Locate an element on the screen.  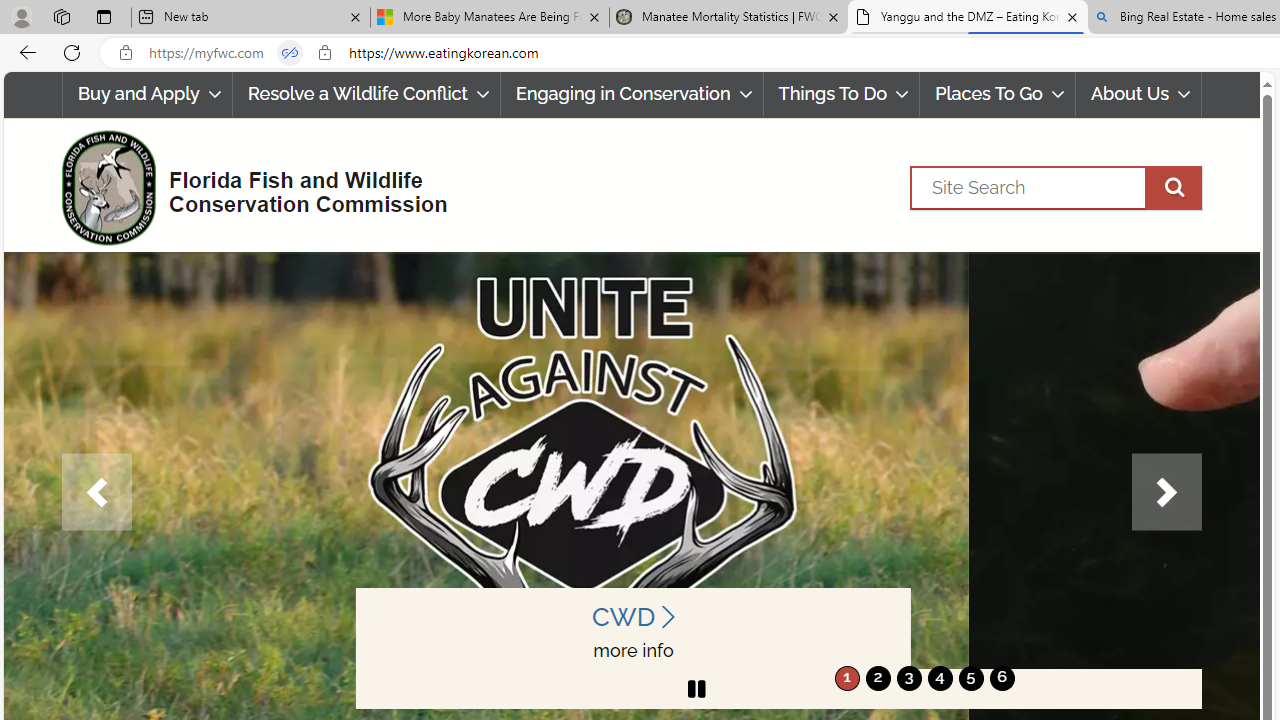
'1' is located at coordinates (847, 677).